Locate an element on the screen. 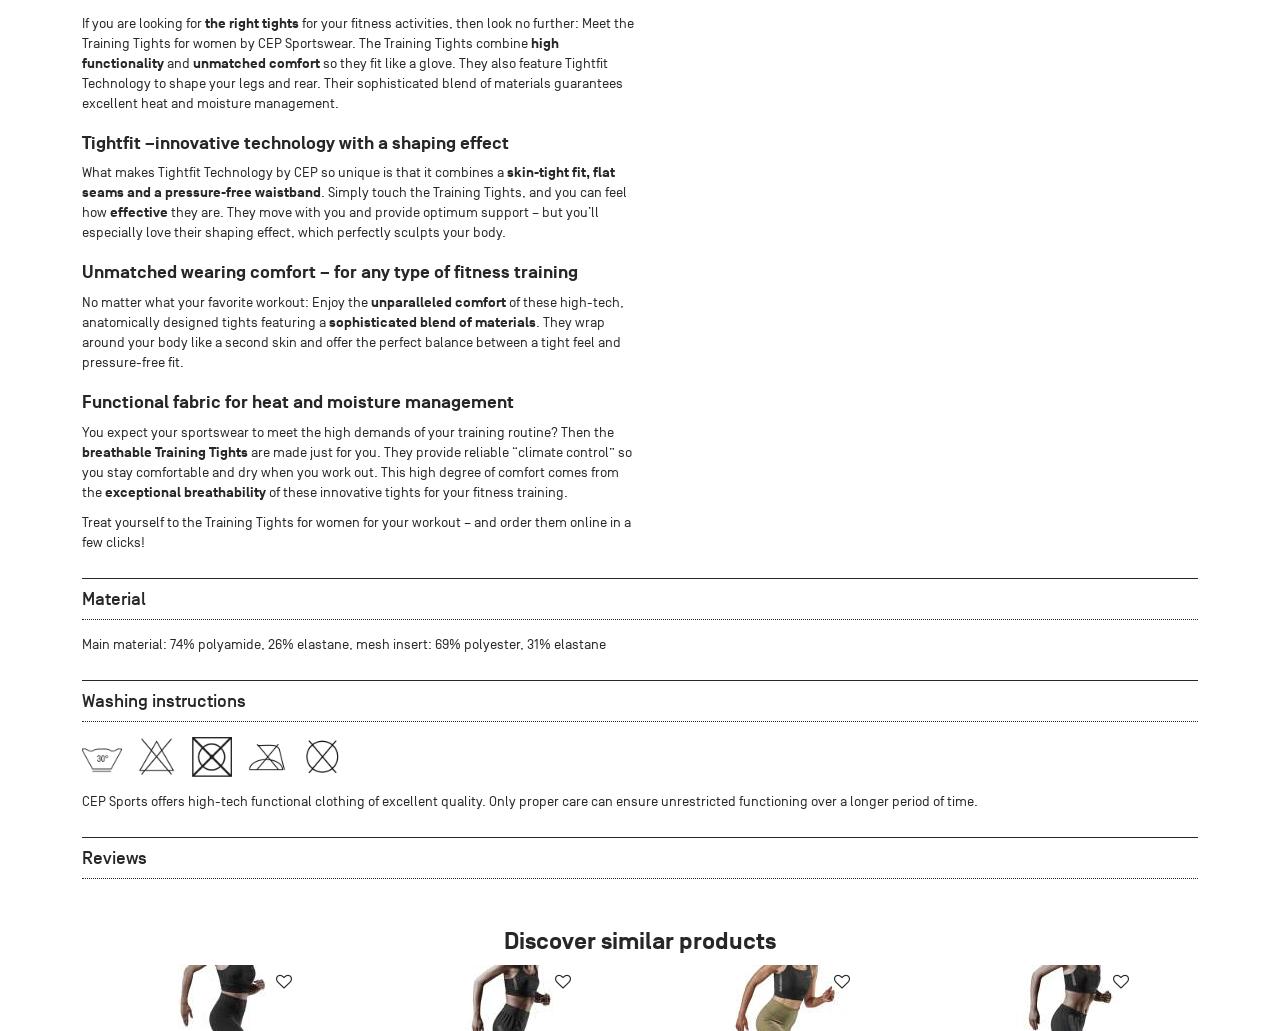  '. Simply touch the Training Tights, and you can feel how' is located at coordinates (354, 201).